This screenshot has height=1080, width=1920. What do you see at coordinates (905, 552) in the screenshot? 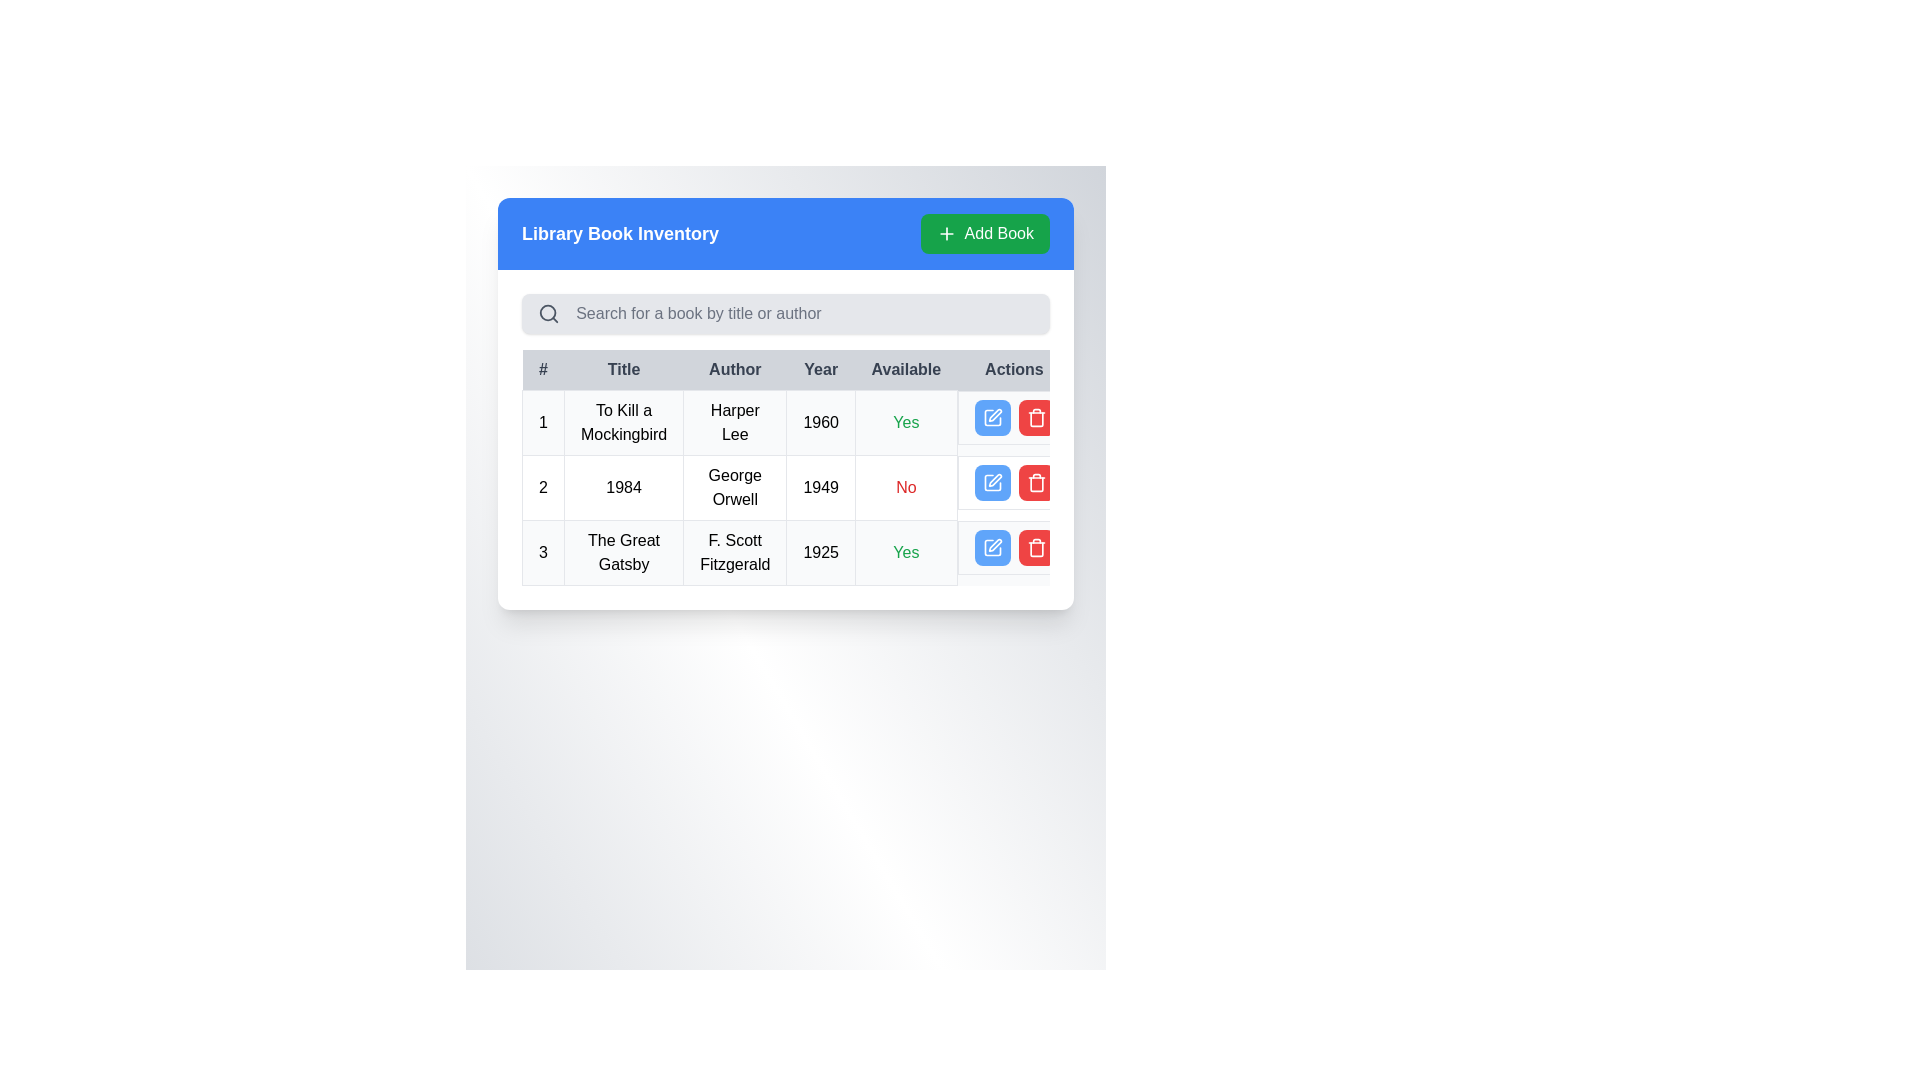
I see `availability status indicated by the text label for the book 'The Great Gatsby', located in the fifth column of the third row under the 'Available' header` at bounding box center [905, 552].